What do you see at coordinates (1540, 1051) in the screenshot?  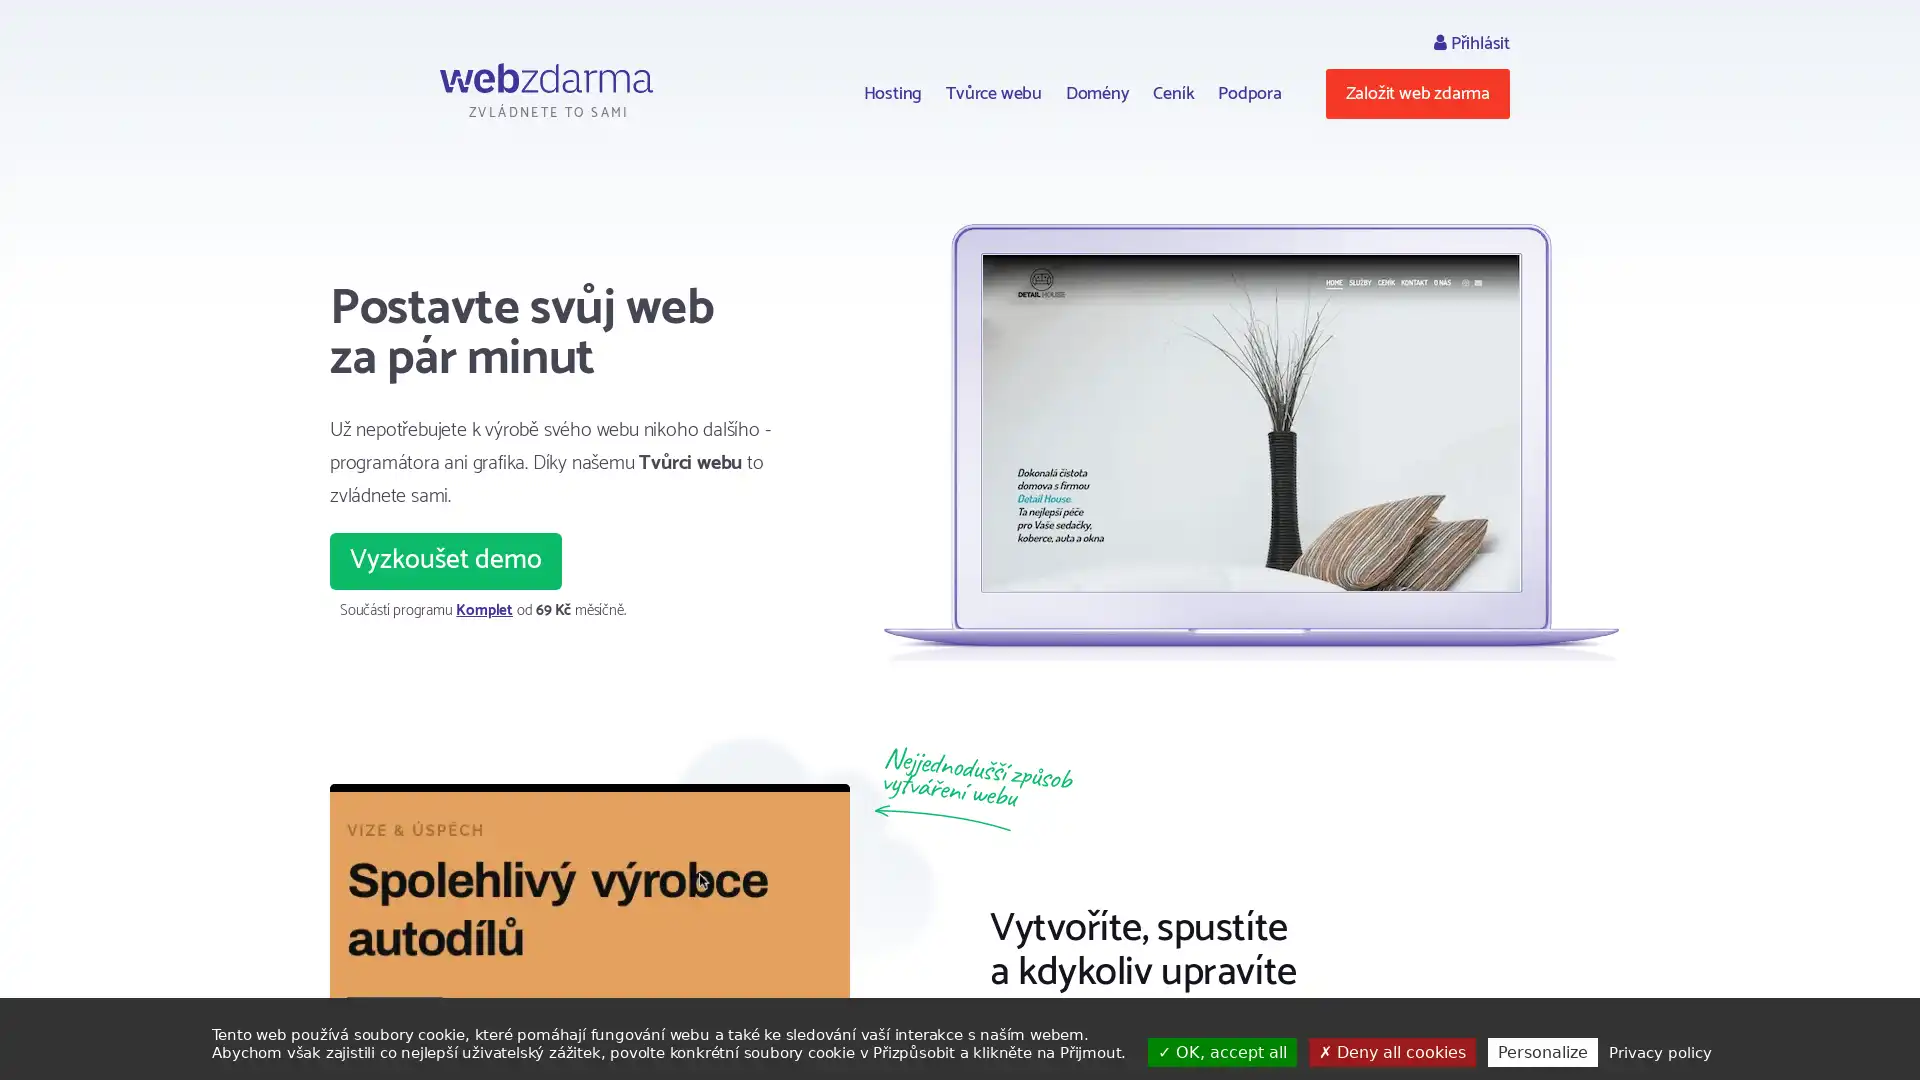 I see `Personalize (modal window)` at bounding box center [1540, 1051].